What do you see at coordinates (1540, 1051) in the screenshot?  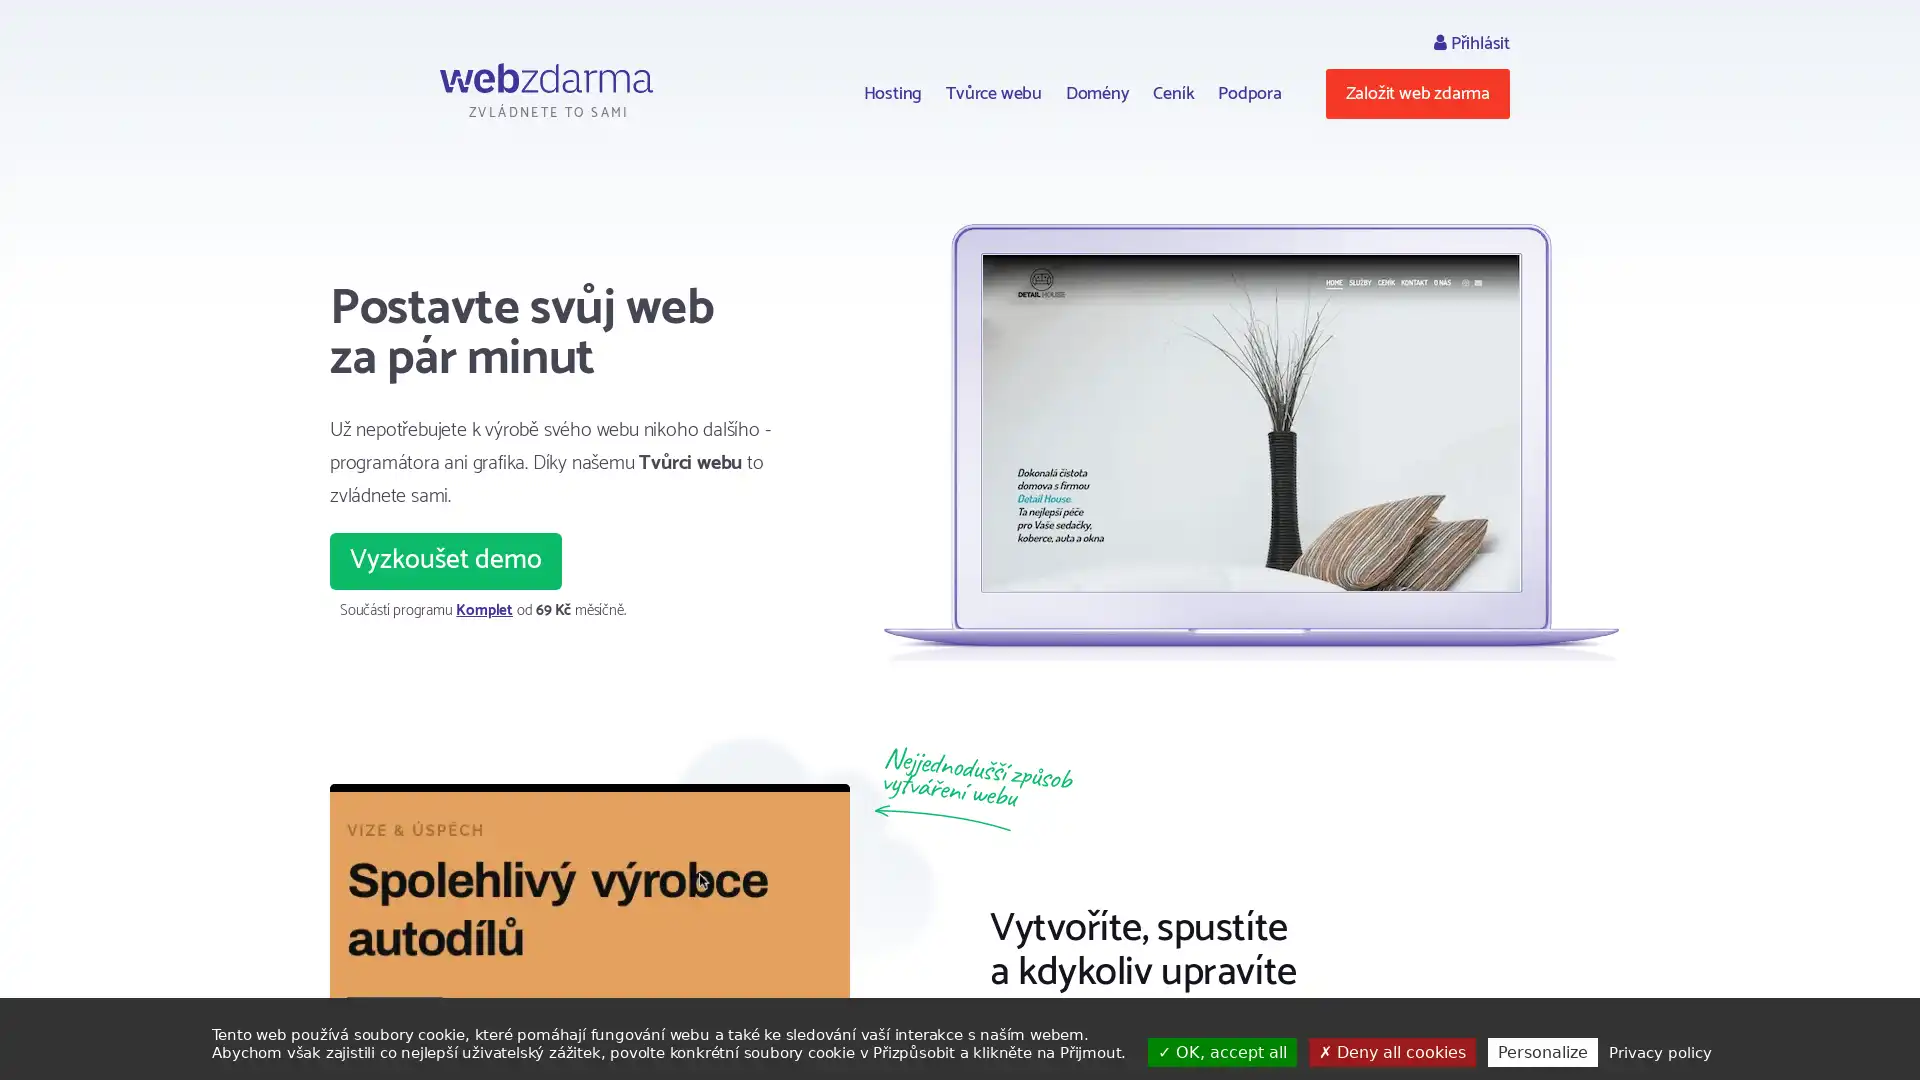 I see `Personalize (modal window)` at bounding box center [1540, 1051].